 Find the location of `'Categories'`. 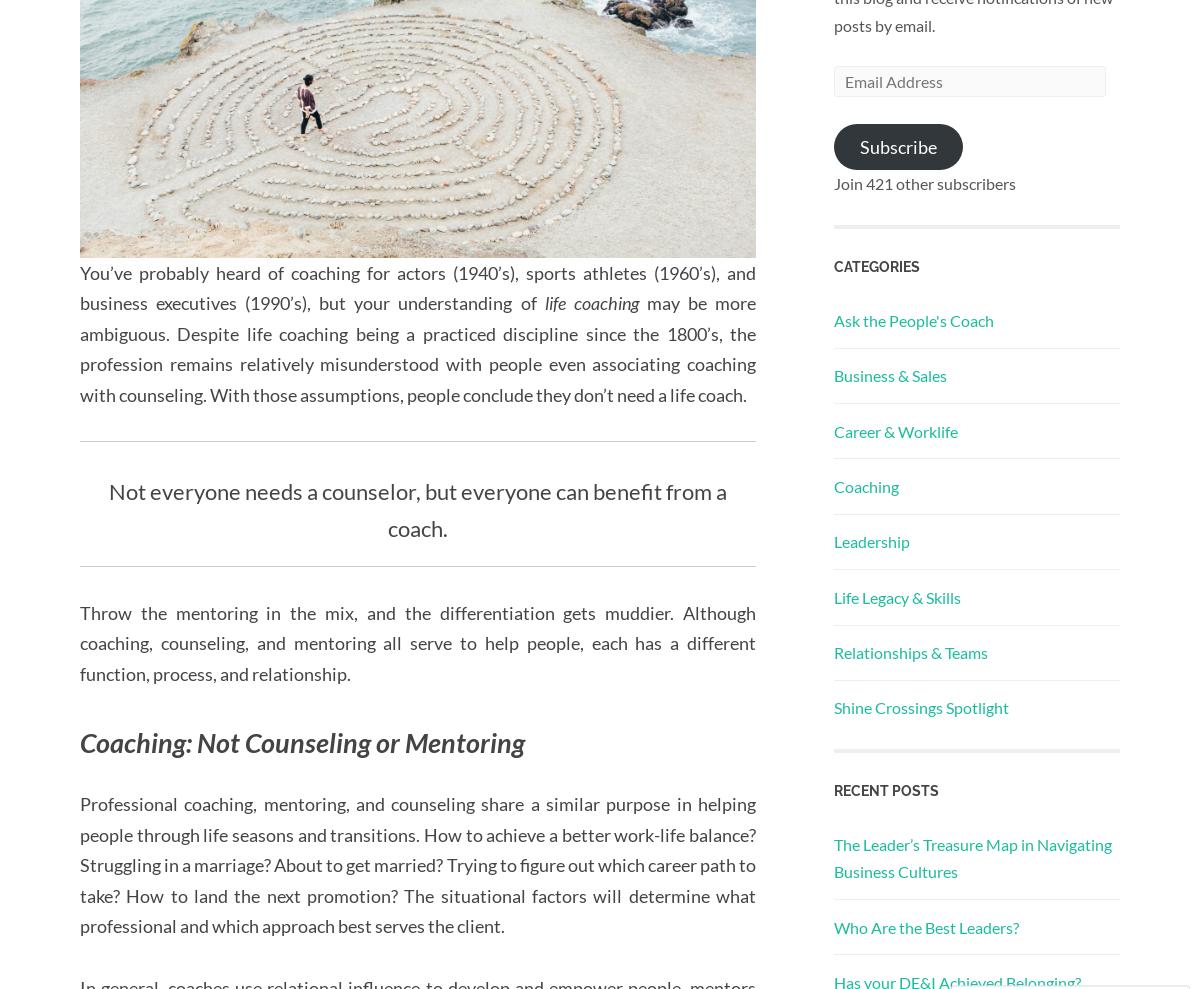

'Categories' is located at coordinates (832, 265).